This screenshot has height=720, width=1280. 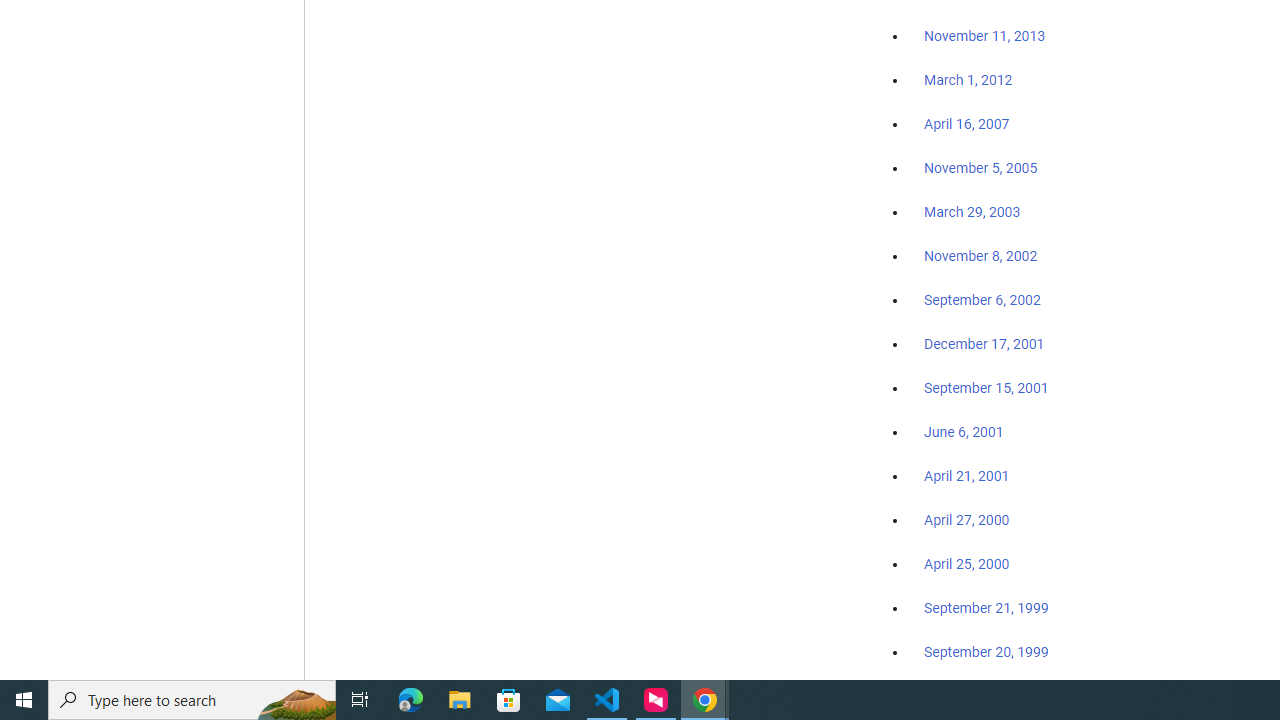 I want to click on 'September 6, 2002', so click(x=982, y=299).